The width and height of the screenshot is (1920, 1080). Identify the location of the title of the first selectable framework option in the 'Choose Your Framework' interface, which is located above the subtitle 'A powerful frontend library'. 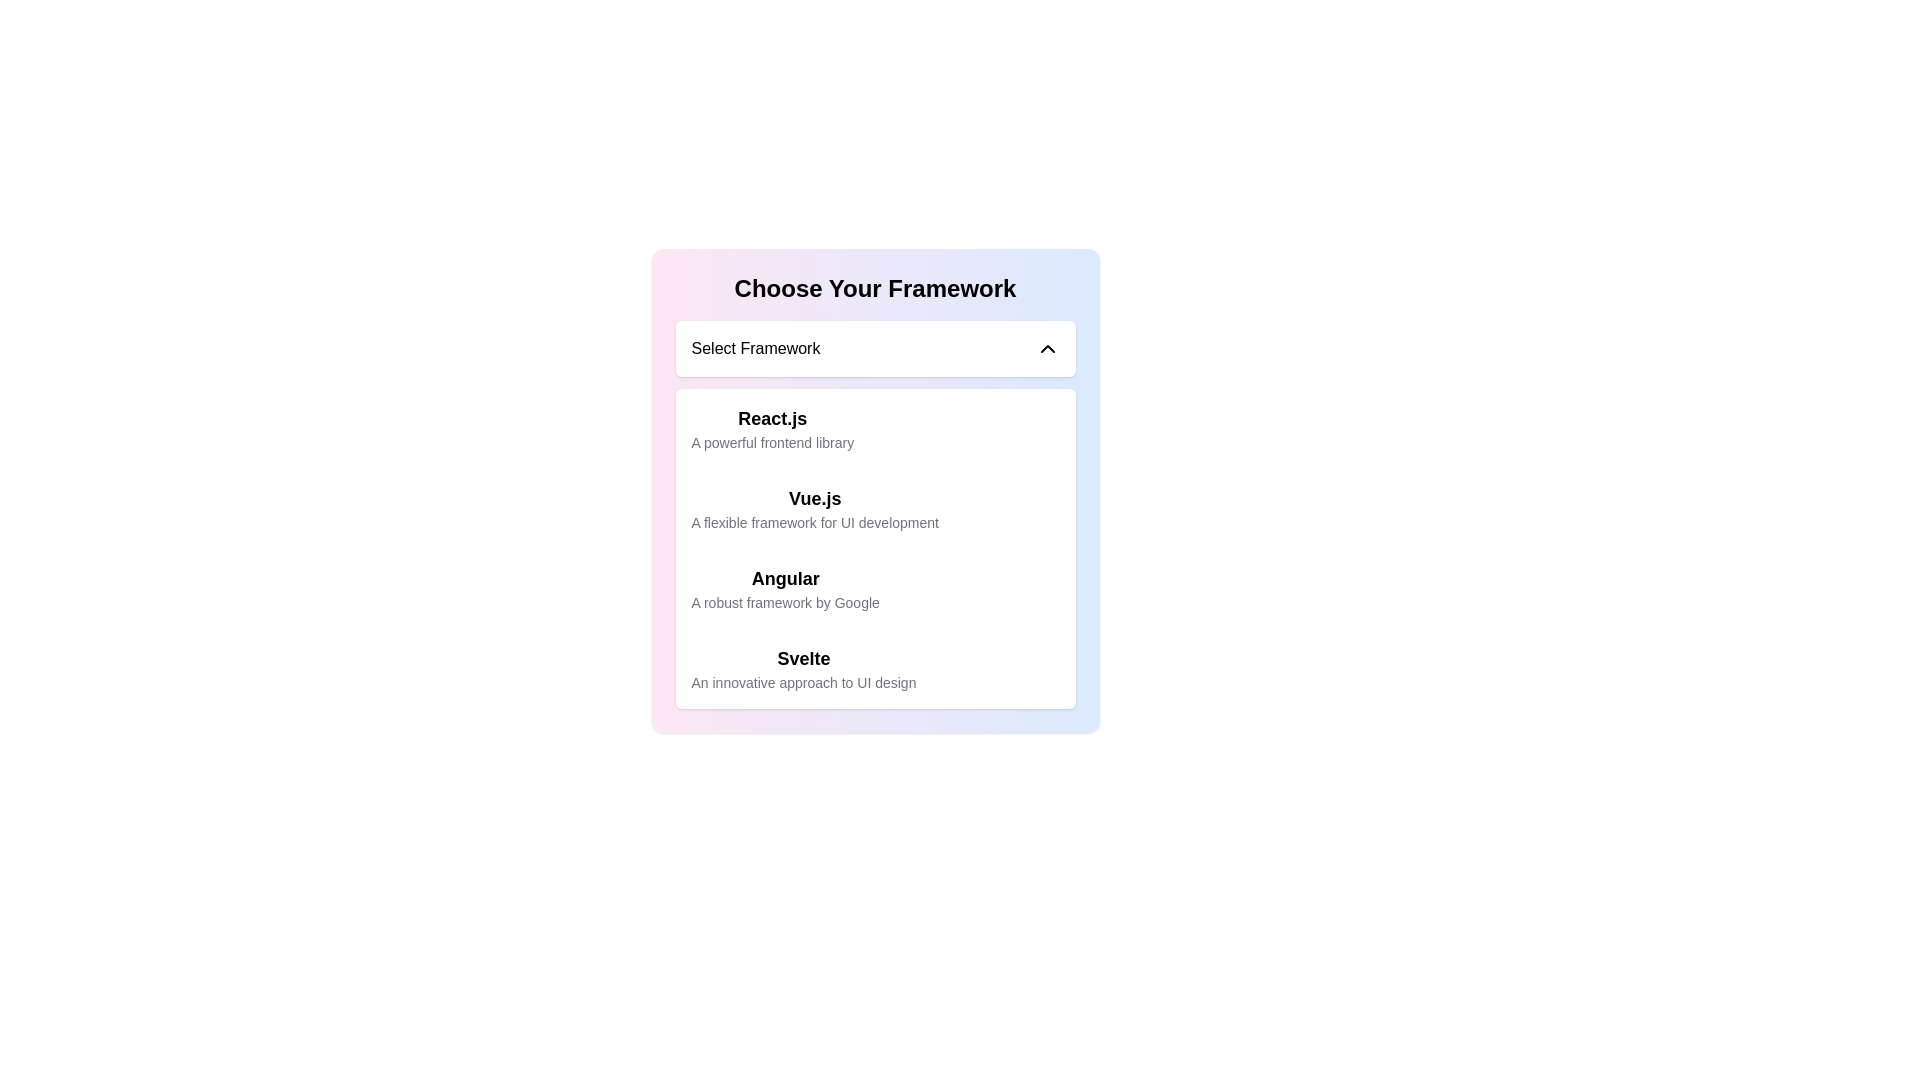
(771, 418).